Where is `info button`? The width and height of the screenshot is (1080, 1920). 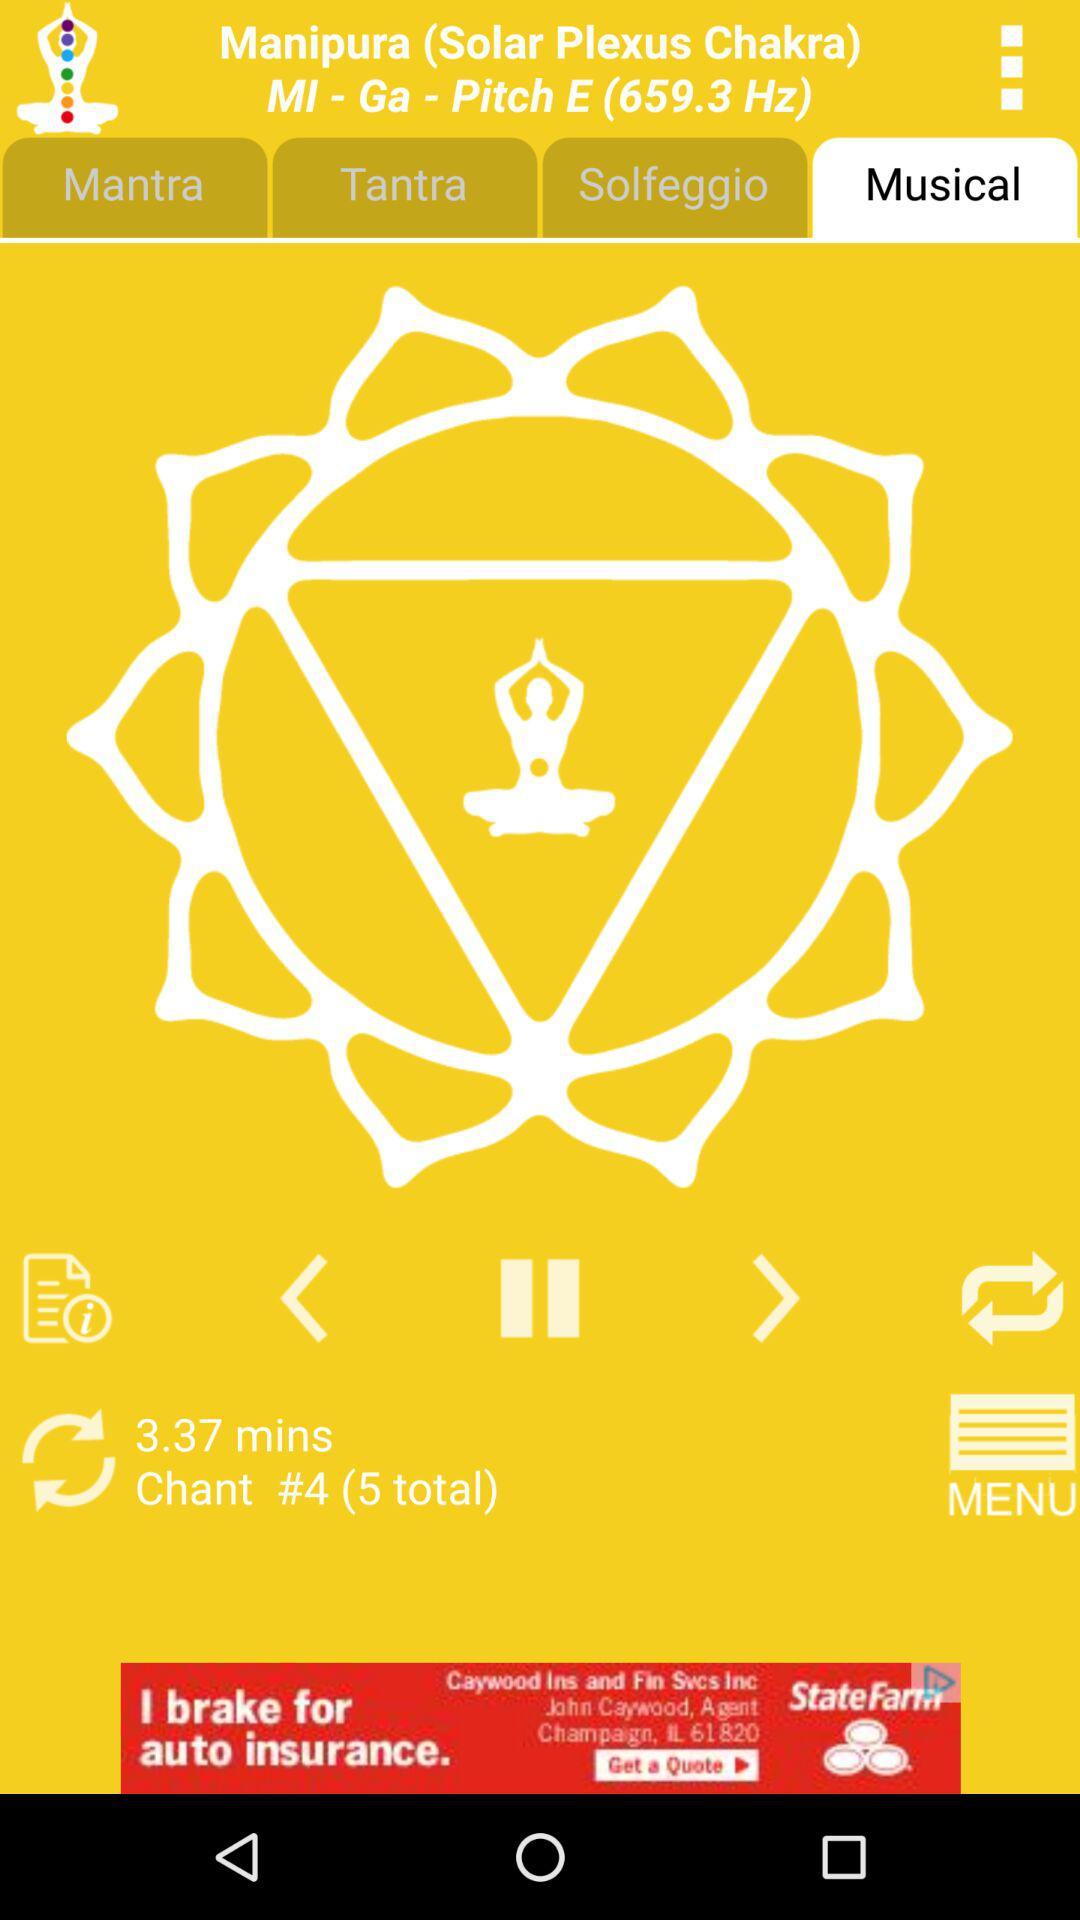
info button is located at coordinates (66, 1298).